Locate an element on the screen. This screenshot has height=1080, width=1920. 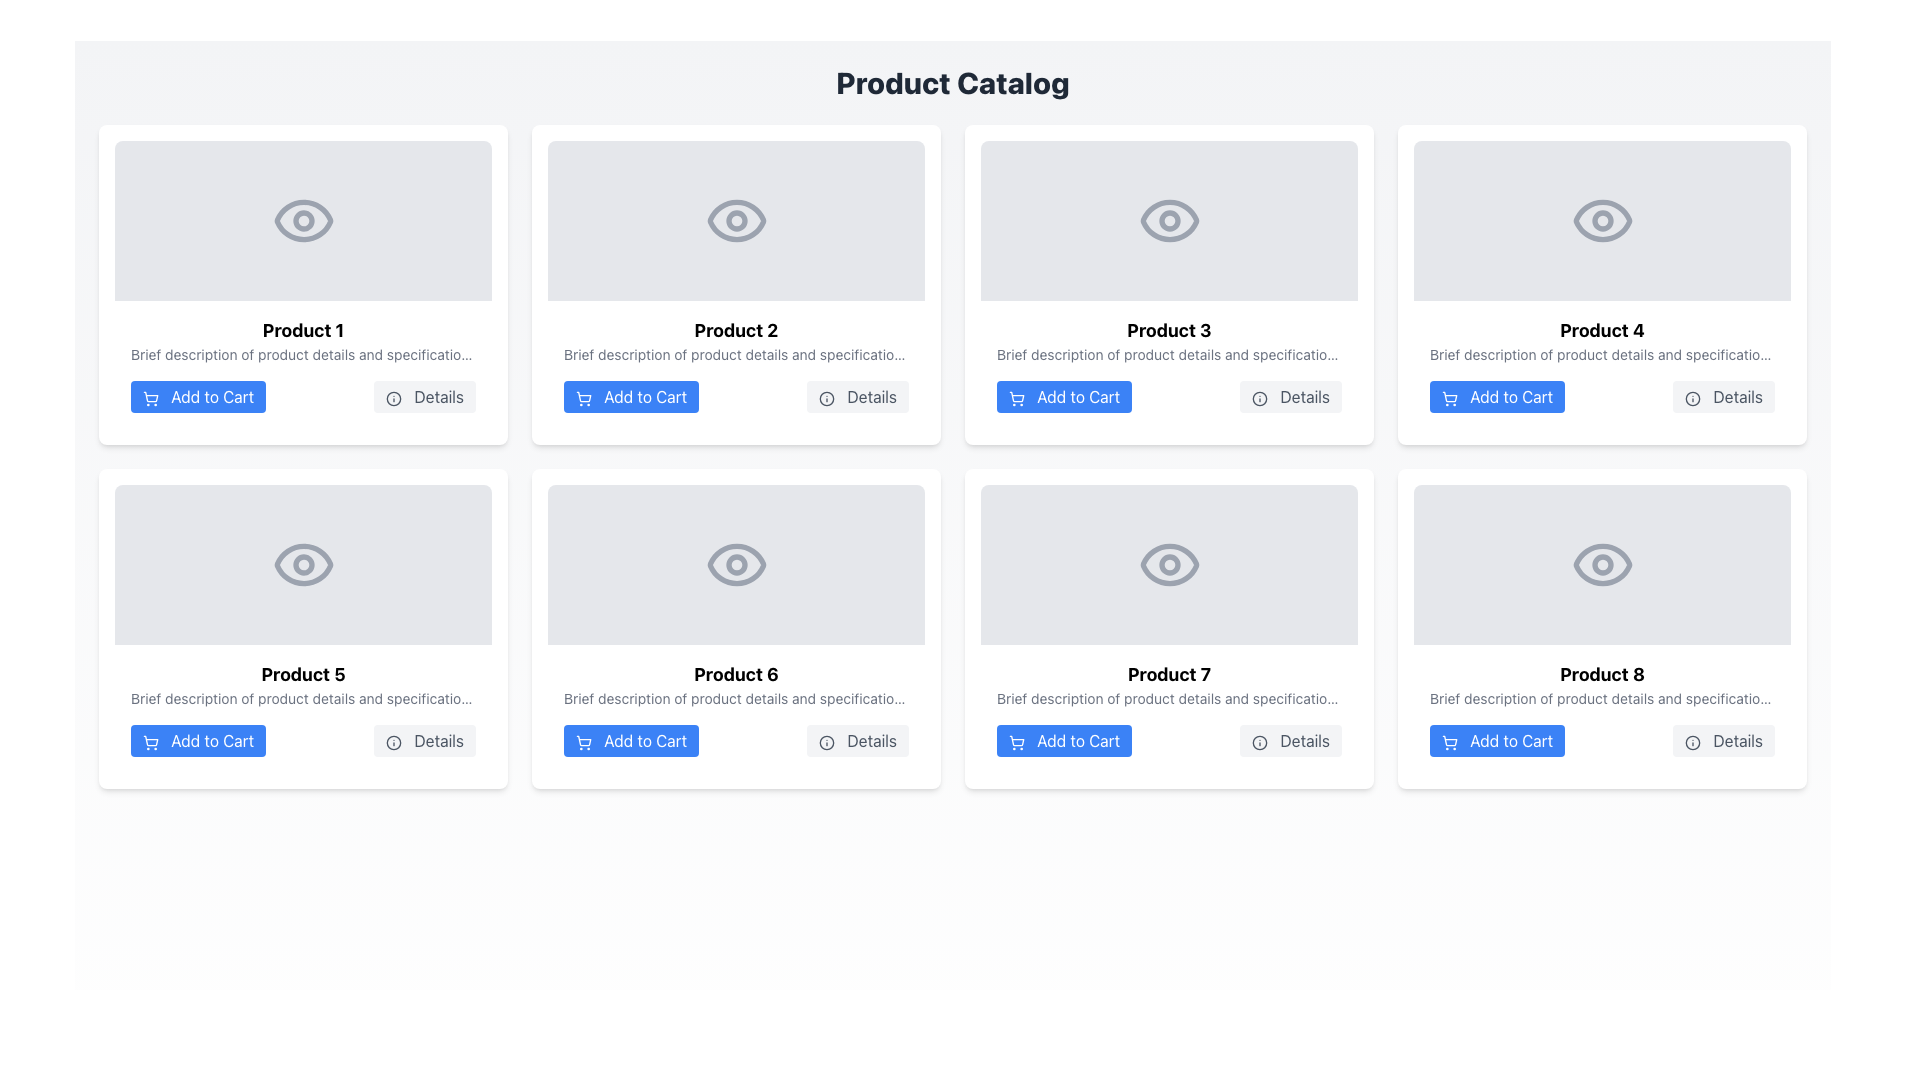
the circular icon with an 'i' symbol, located within the 'Details' button of the 'Product 1' card is located at coordinates (394, 398).